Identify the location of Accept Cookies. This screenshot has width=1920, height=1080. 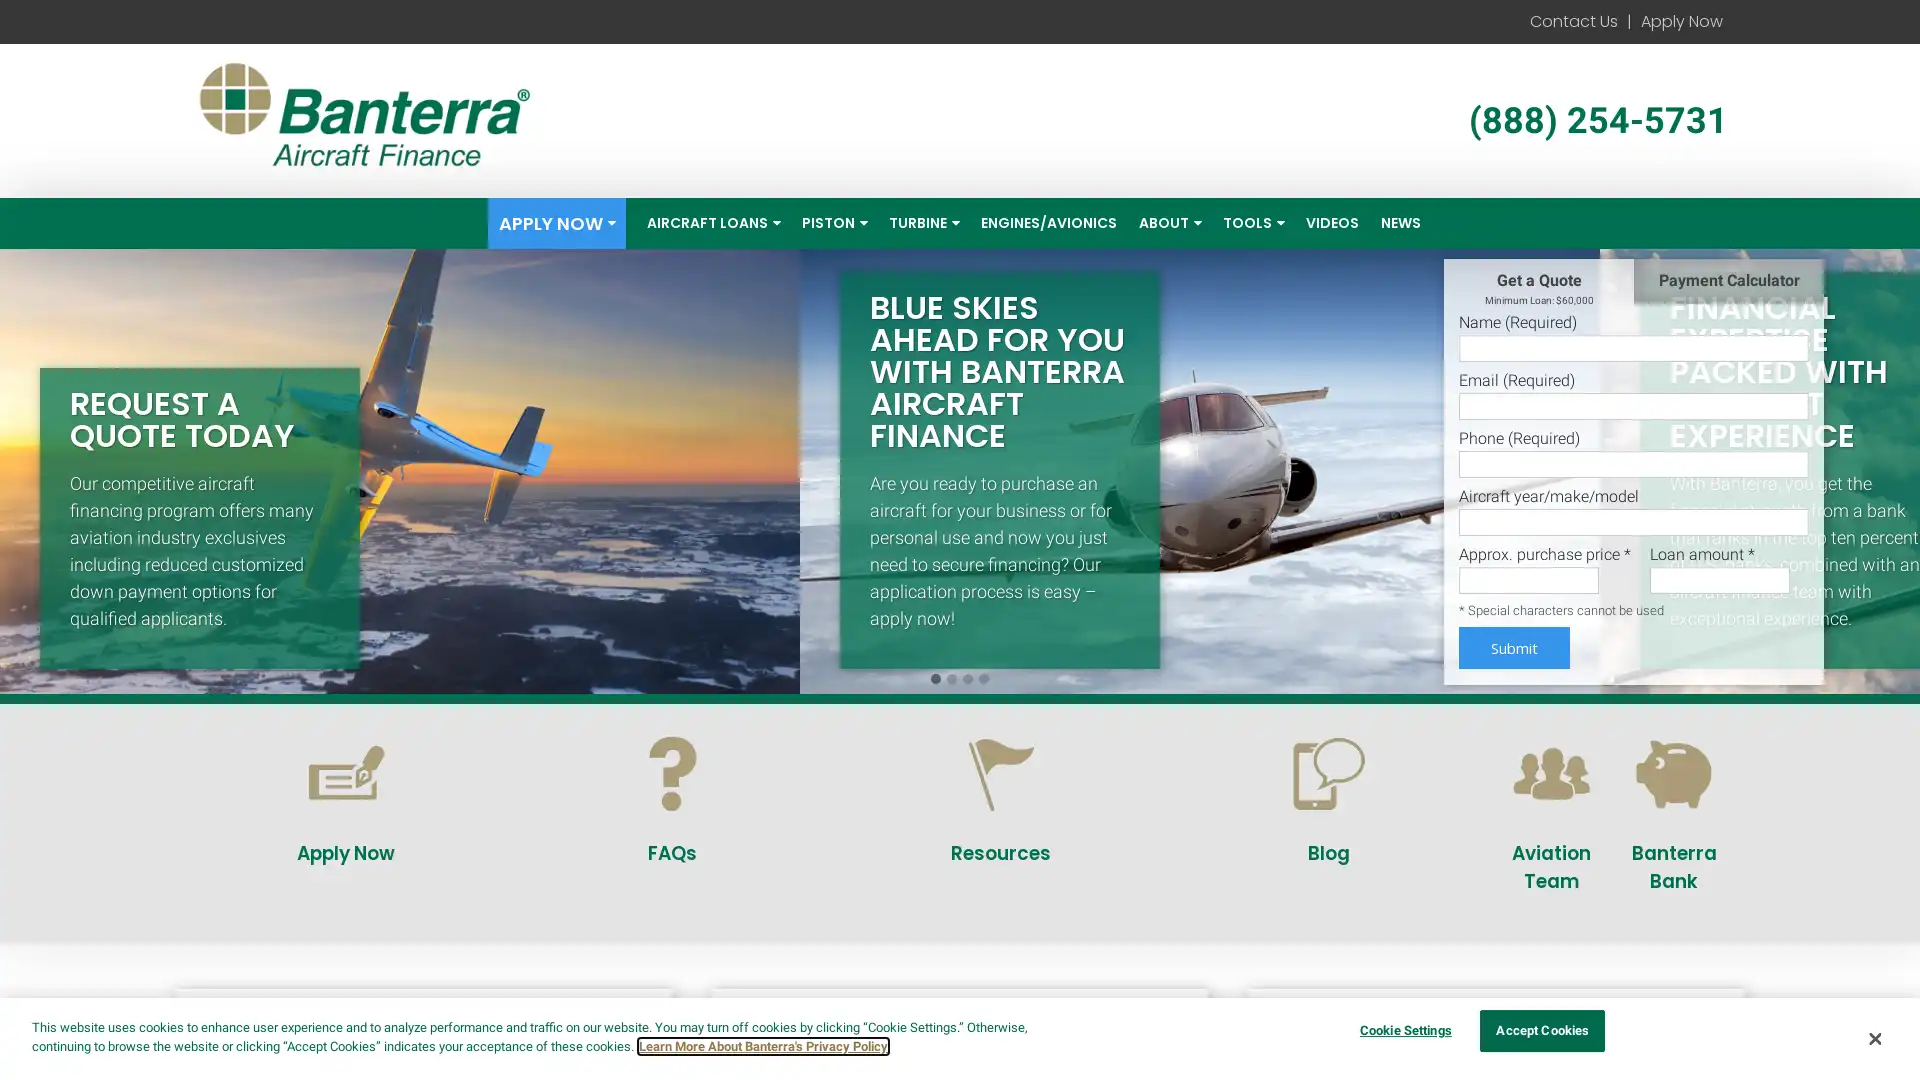
(1541, 1036).